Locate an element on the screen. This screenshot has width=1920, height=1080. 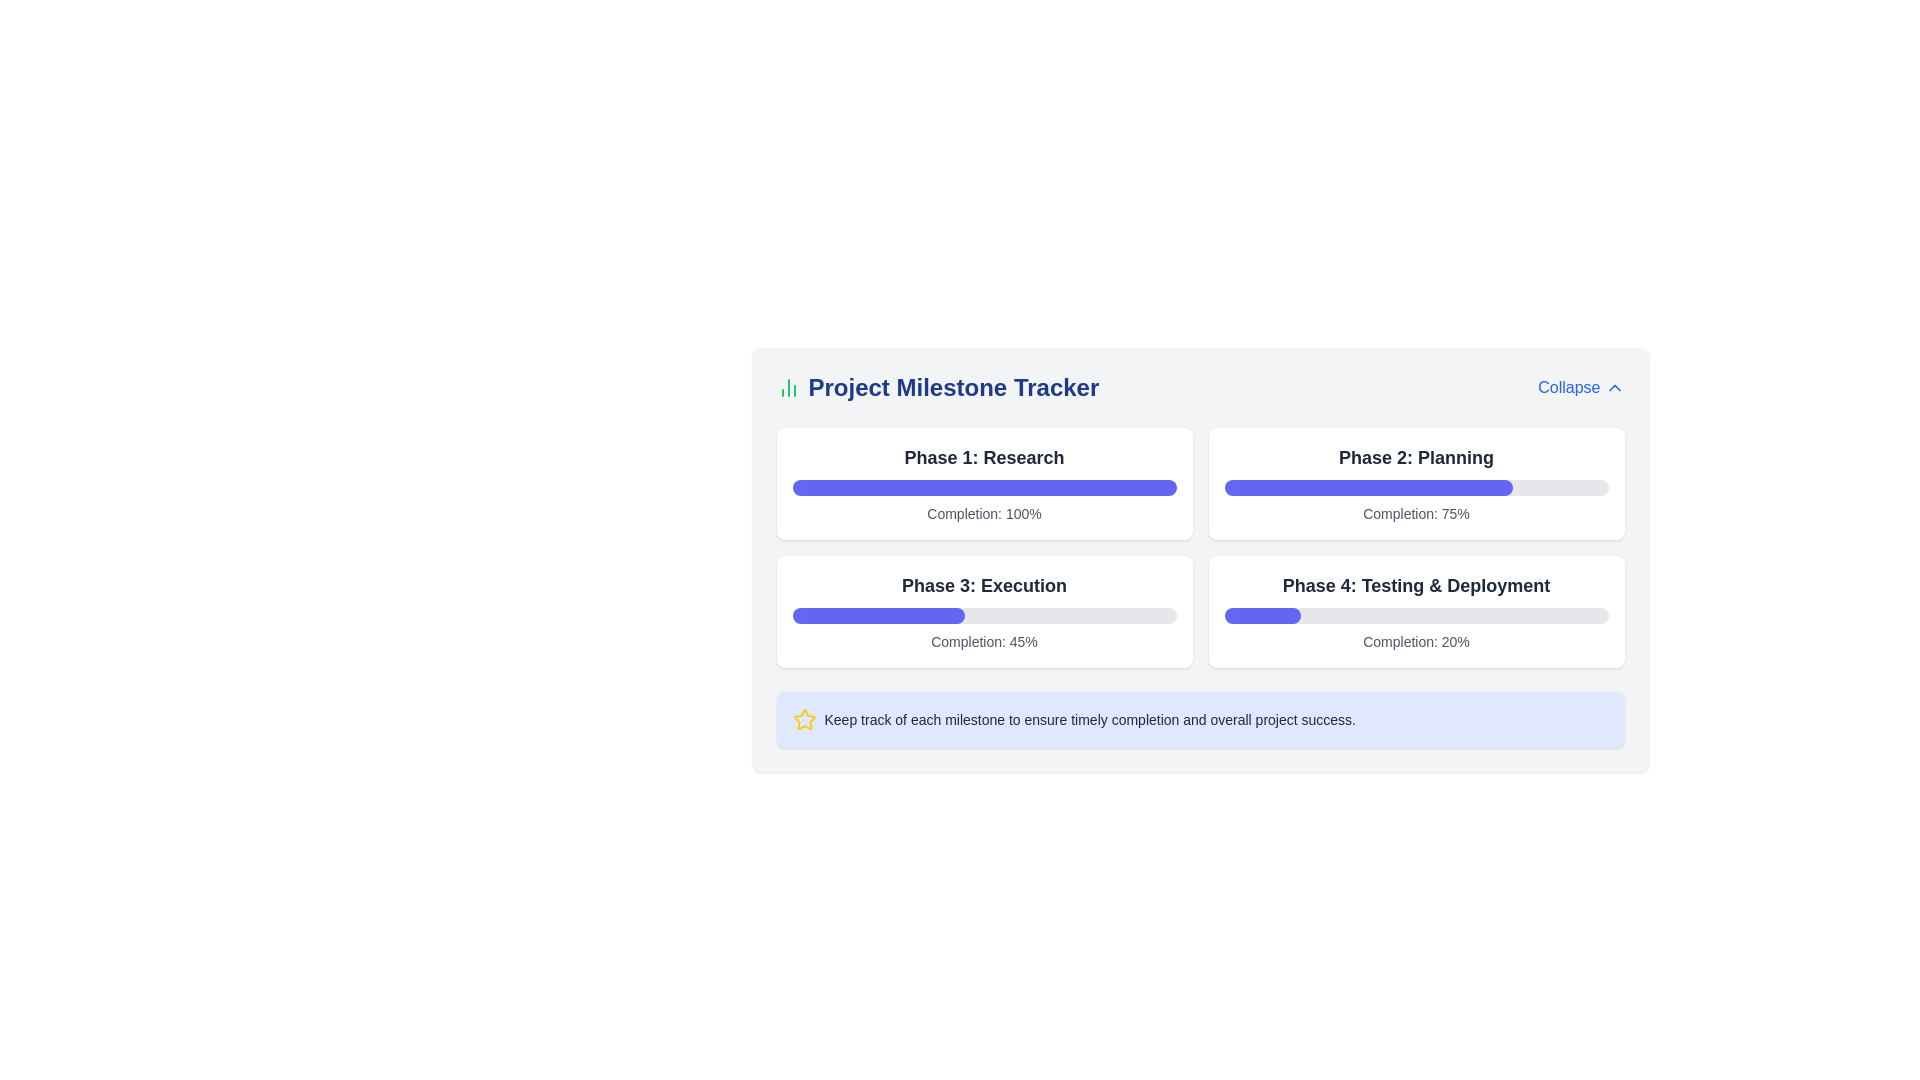
the static text label that indicates the completion percentage for 'Phase 4: Testing & Deployment', located beneath the progress bar in the corresponding card is located at coordinates (1415, 641).